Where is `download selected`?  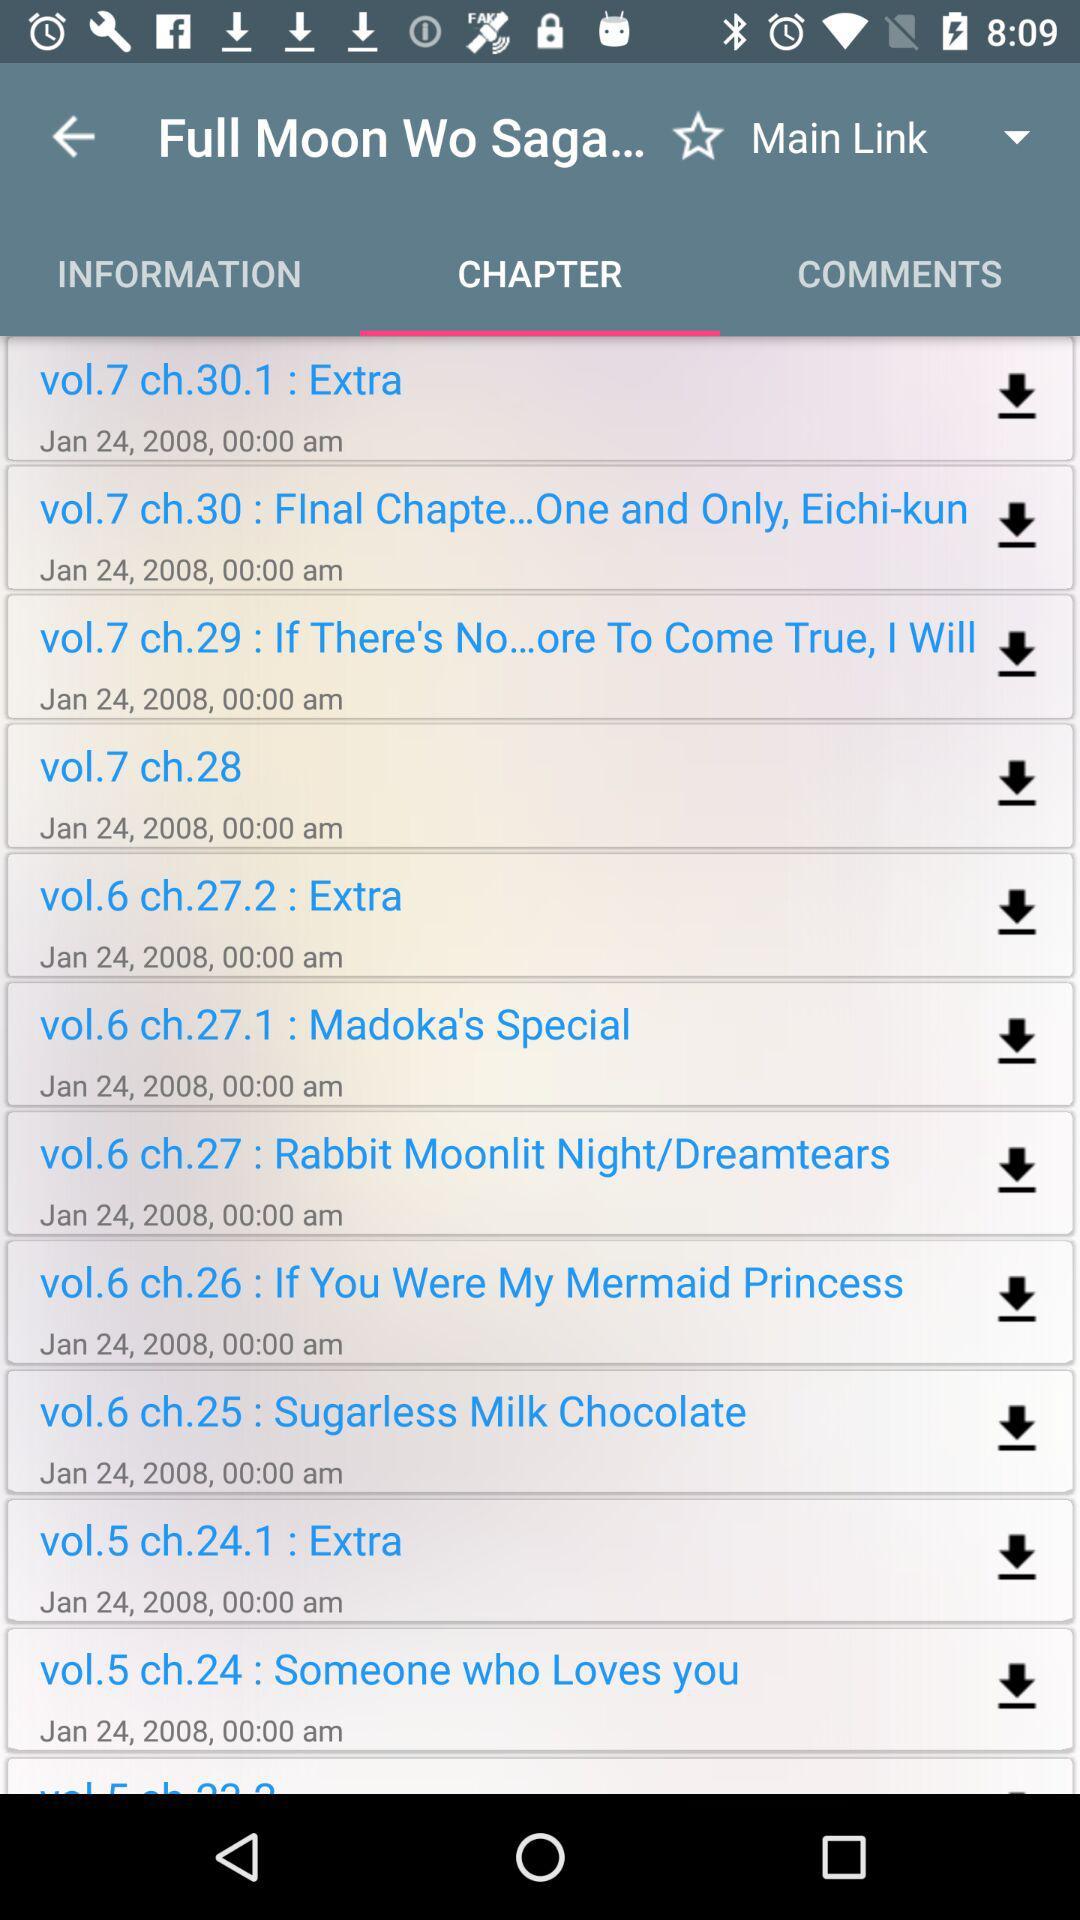 download selected is located at coordinates (1017, 655).